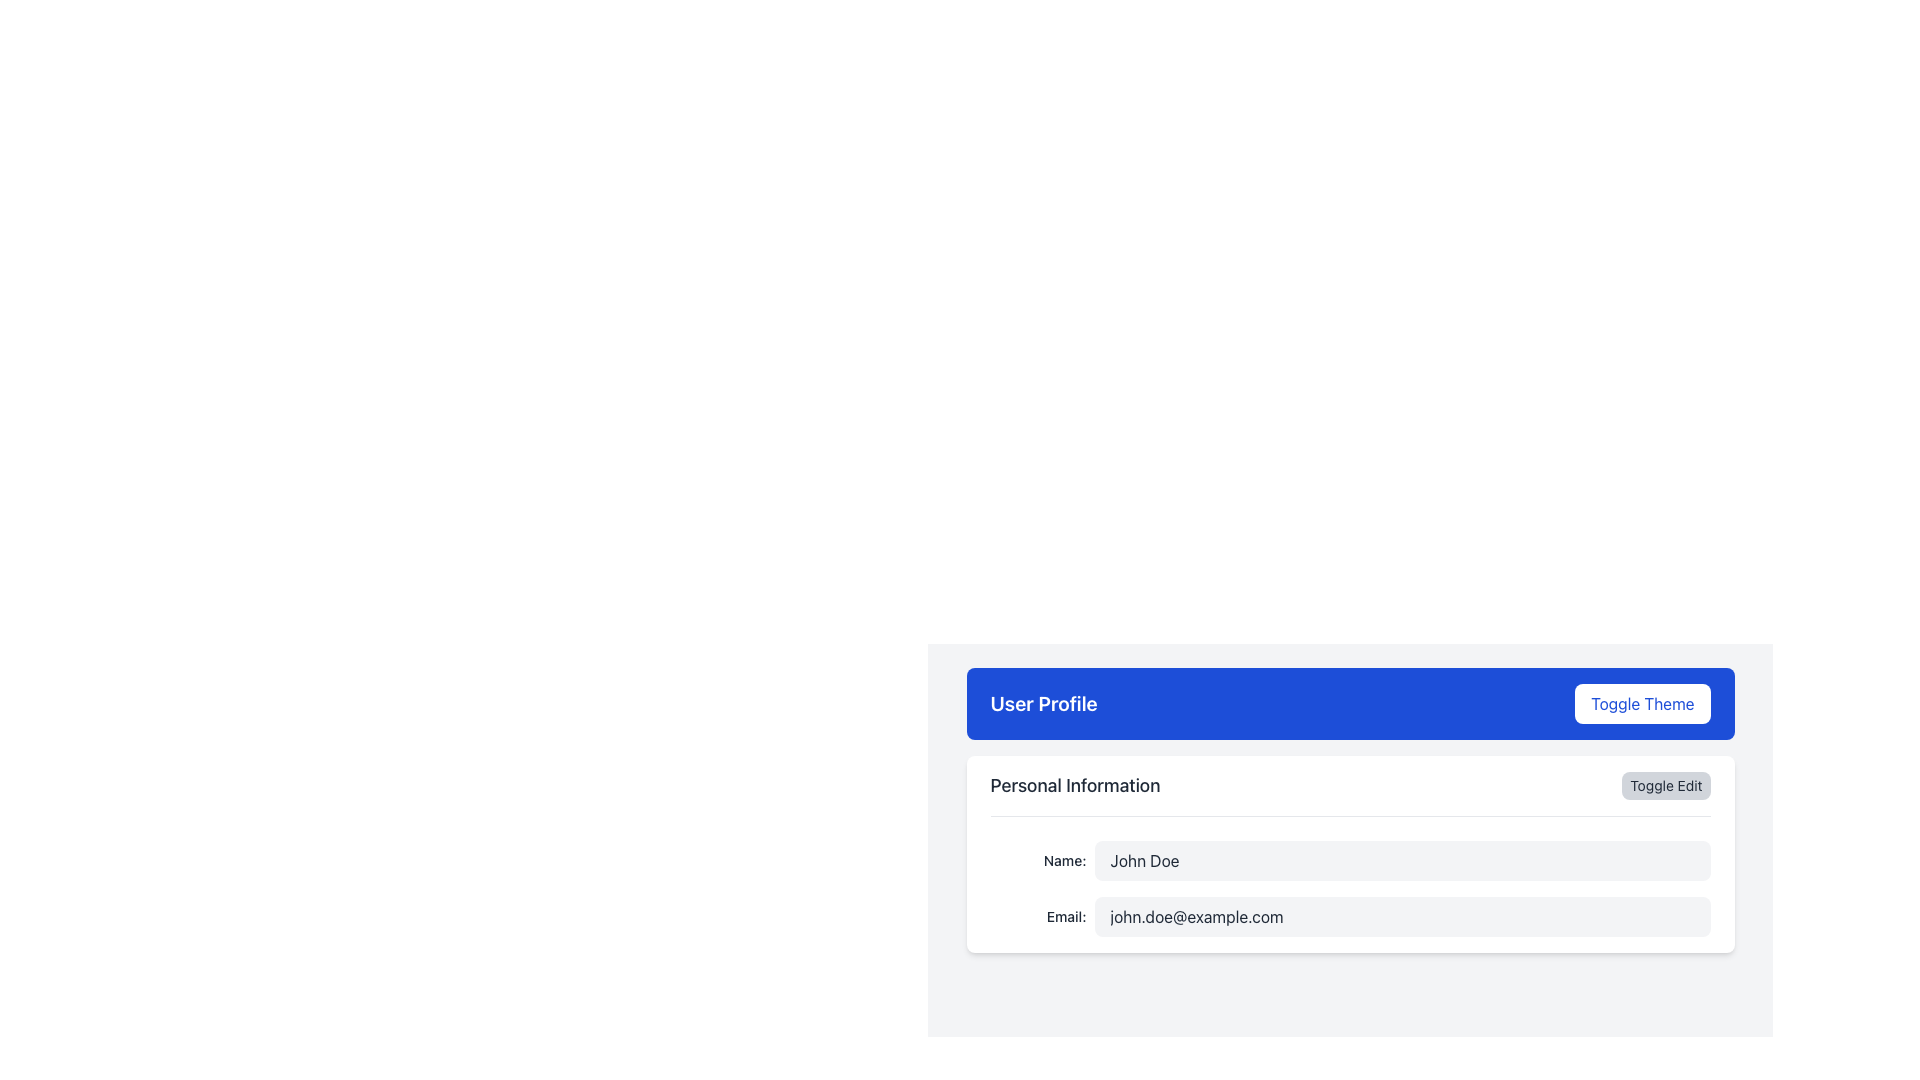  What do you see at coordinates (1043, 703) in the screenshot?
I see `the 'User Profile' text label, which is styled in a bold, large font and displayed in white on a blue rectangular background, located in the top-left corner of a blue bar` at bounding box center [1043, 703].